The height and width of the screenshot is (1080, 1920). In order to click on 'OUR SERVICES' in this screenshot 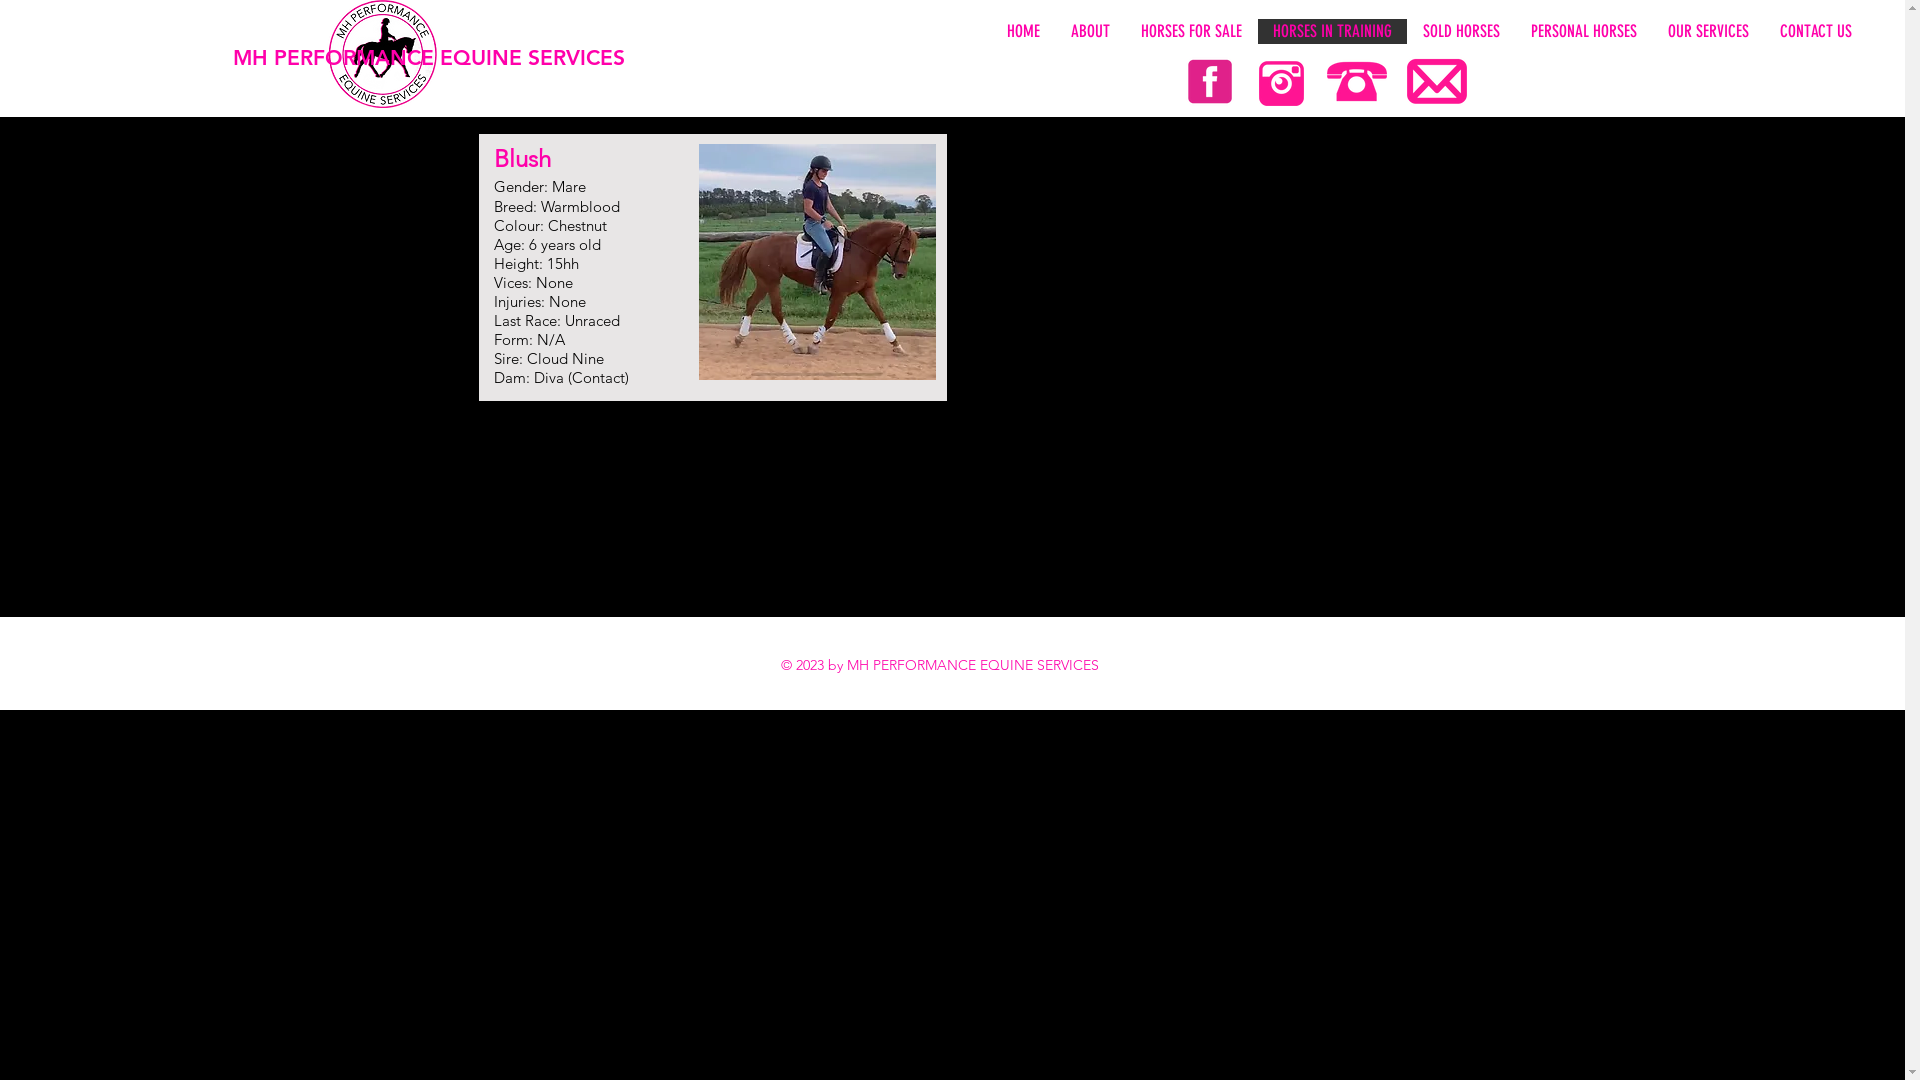, I will do `click(1707, 31)`.